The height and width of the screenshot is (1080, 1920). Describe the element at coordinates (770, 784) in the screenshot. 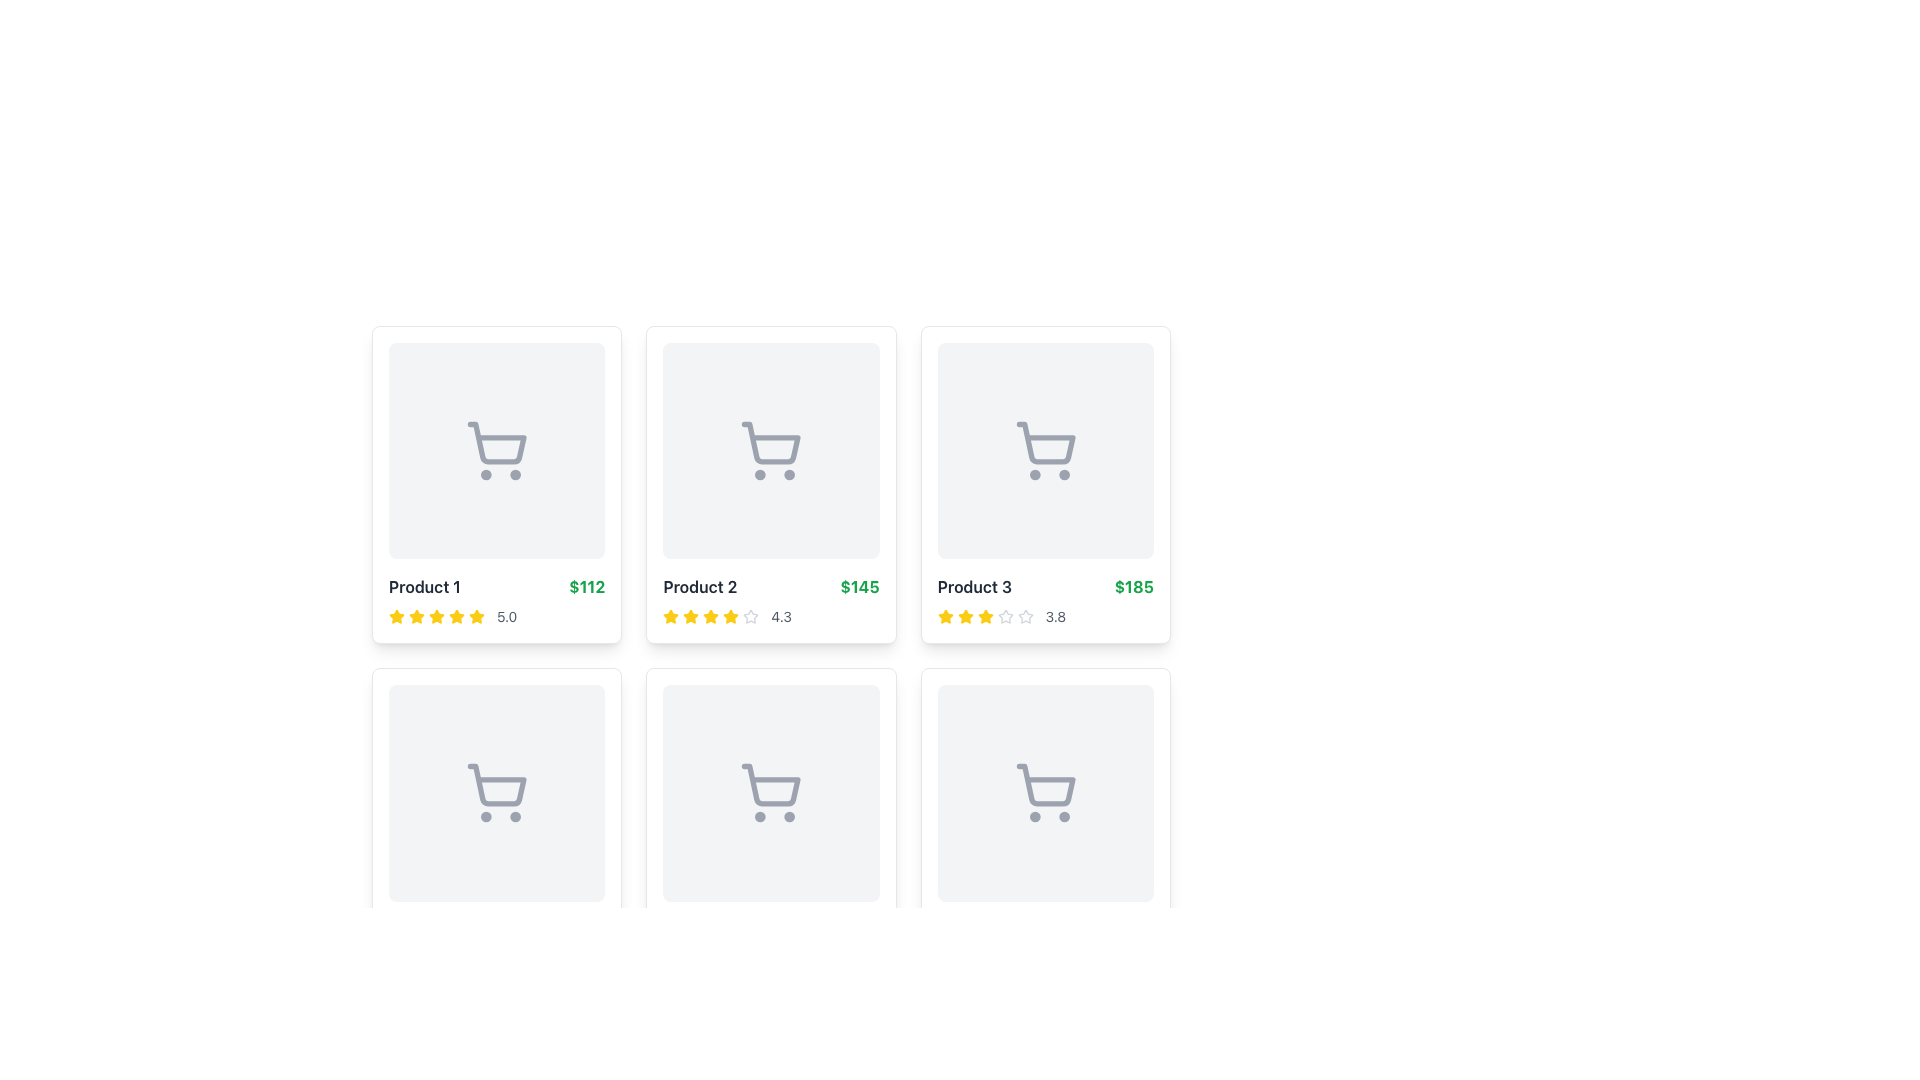

I see `the shopping cart icon, which is a vector graphic with a wireframe design located in the second row and second column of the product card grid` at that location.